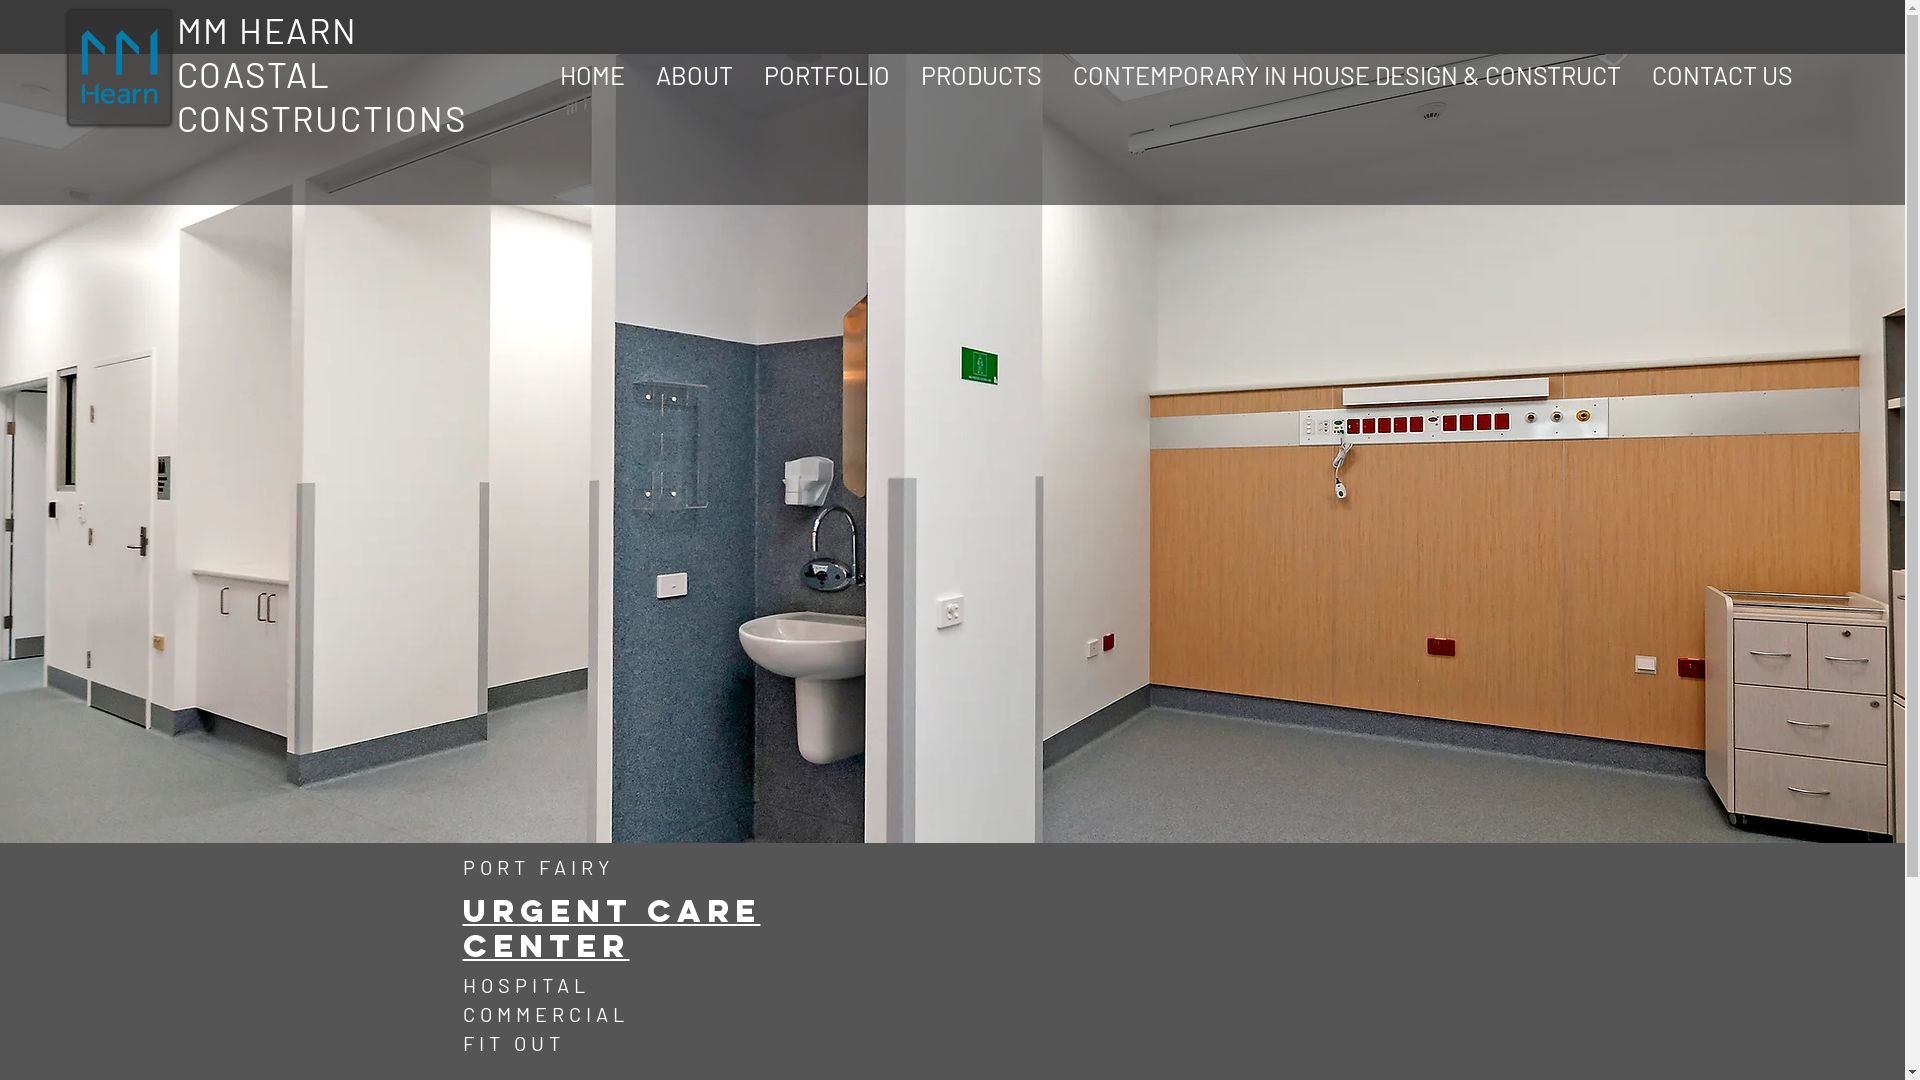 Image resolution: width=1920 pixels, height=1080 pixels. I want to click on 'CONTACT US', so click(1721, 73).